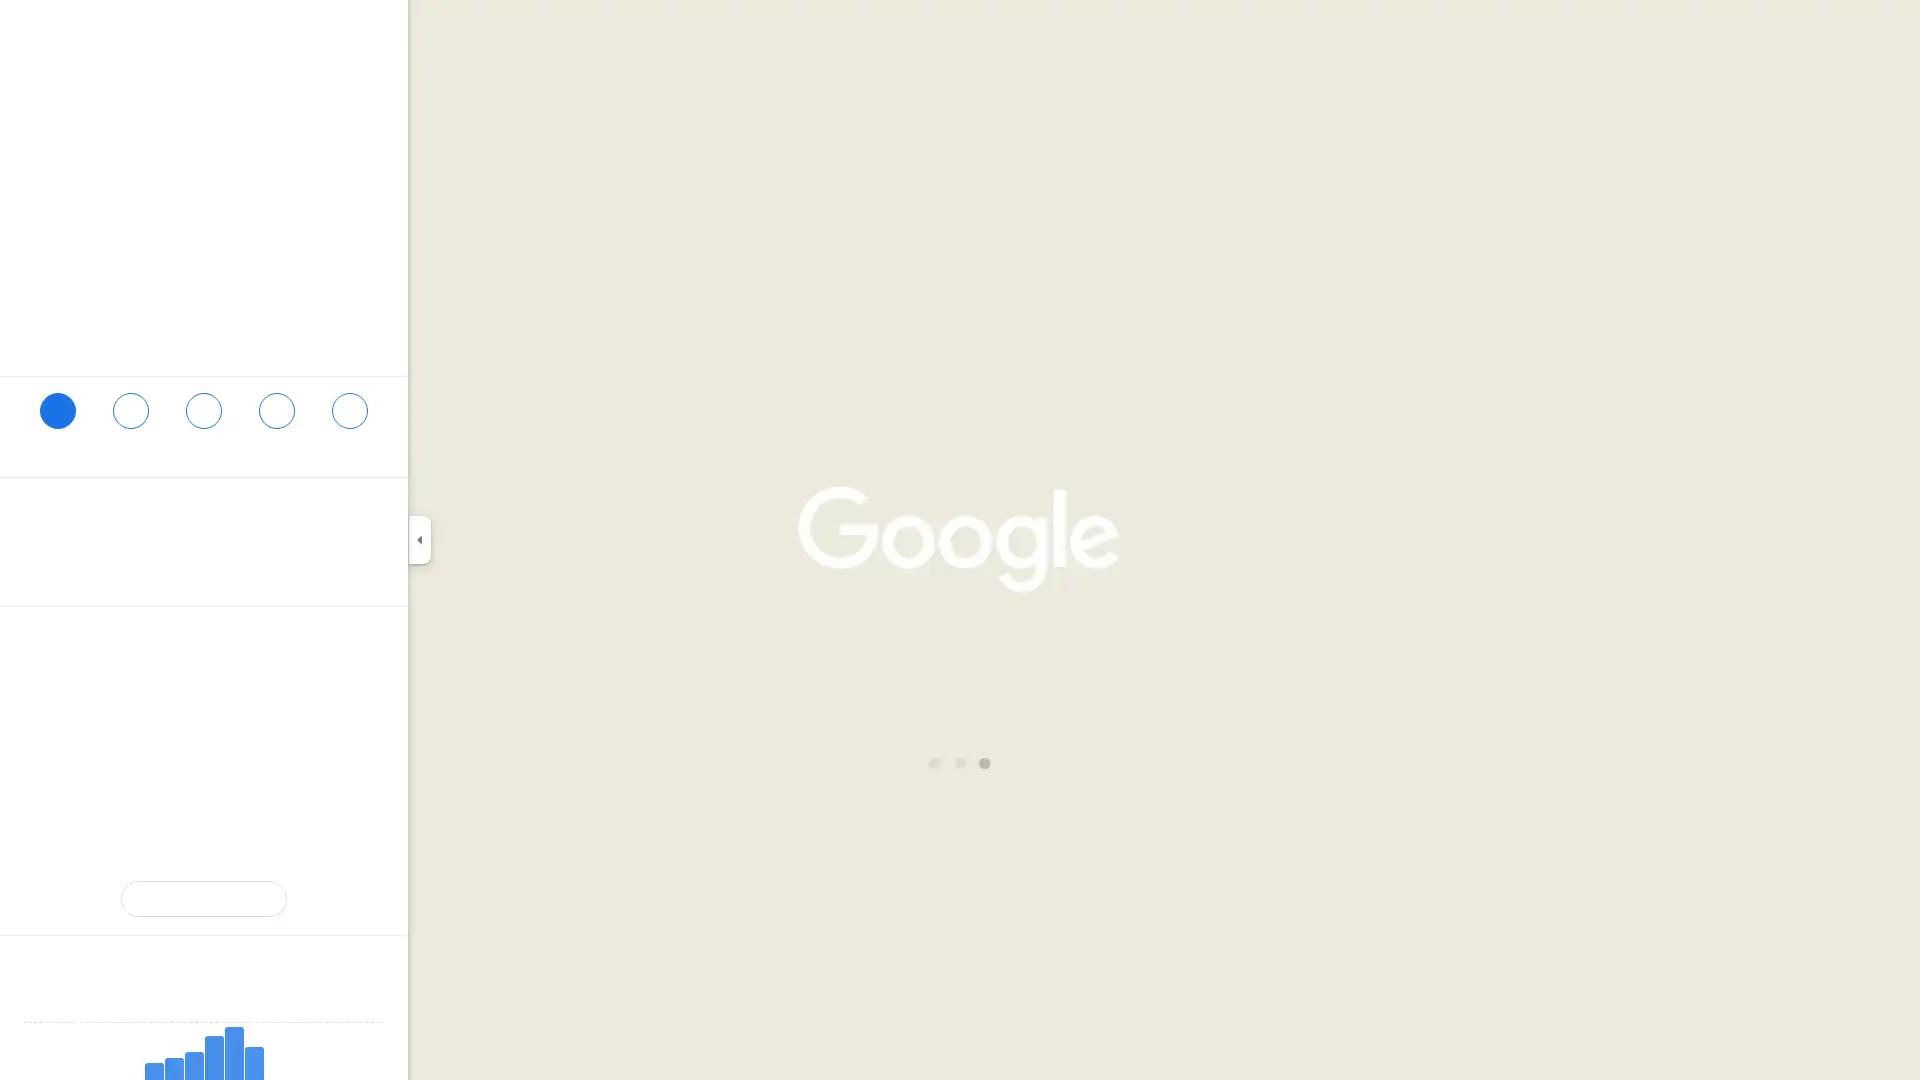 The image size is (1920, 1080). Describe the element at coordinates (374, 782) in the screenshot. I see `Learn more about plus codes` at that location.